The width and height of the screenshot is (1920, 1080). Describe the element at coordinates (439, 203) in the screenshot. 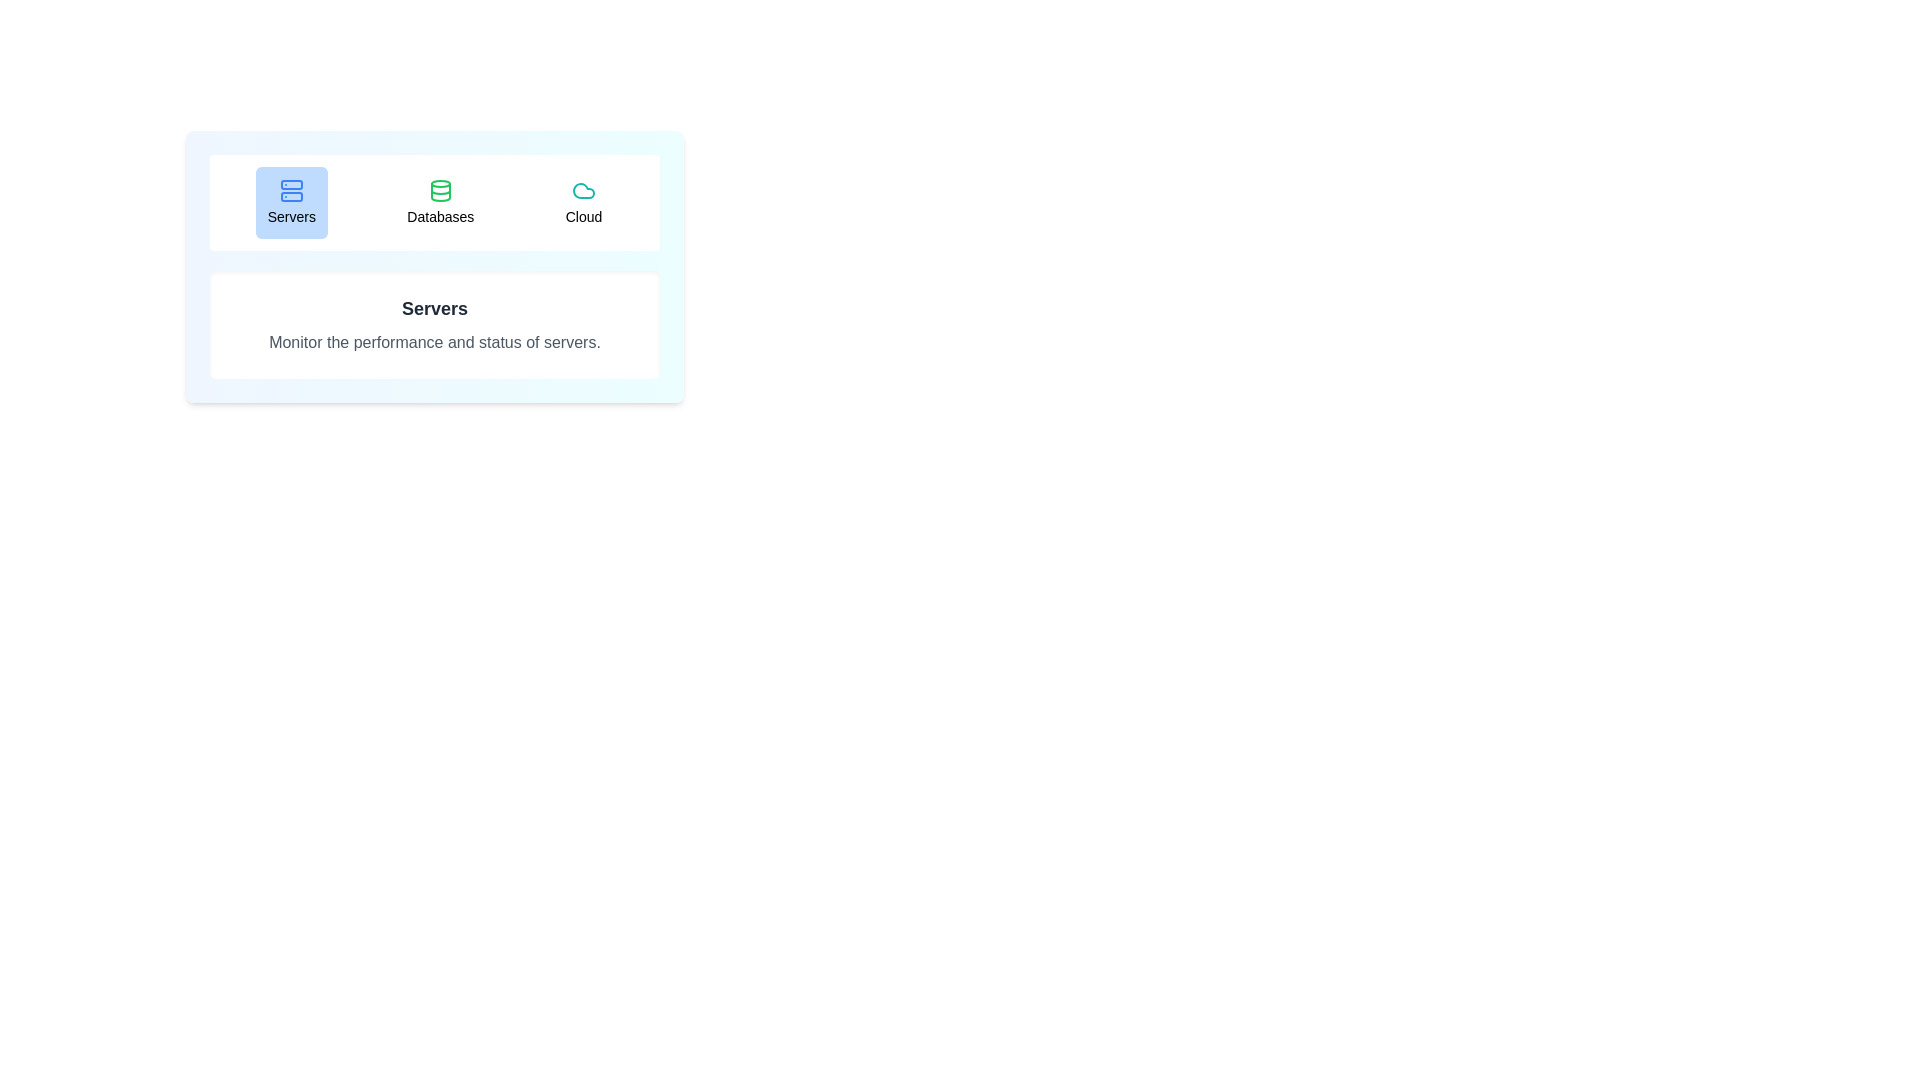

I see `the Databases tab to view its content` at that location.